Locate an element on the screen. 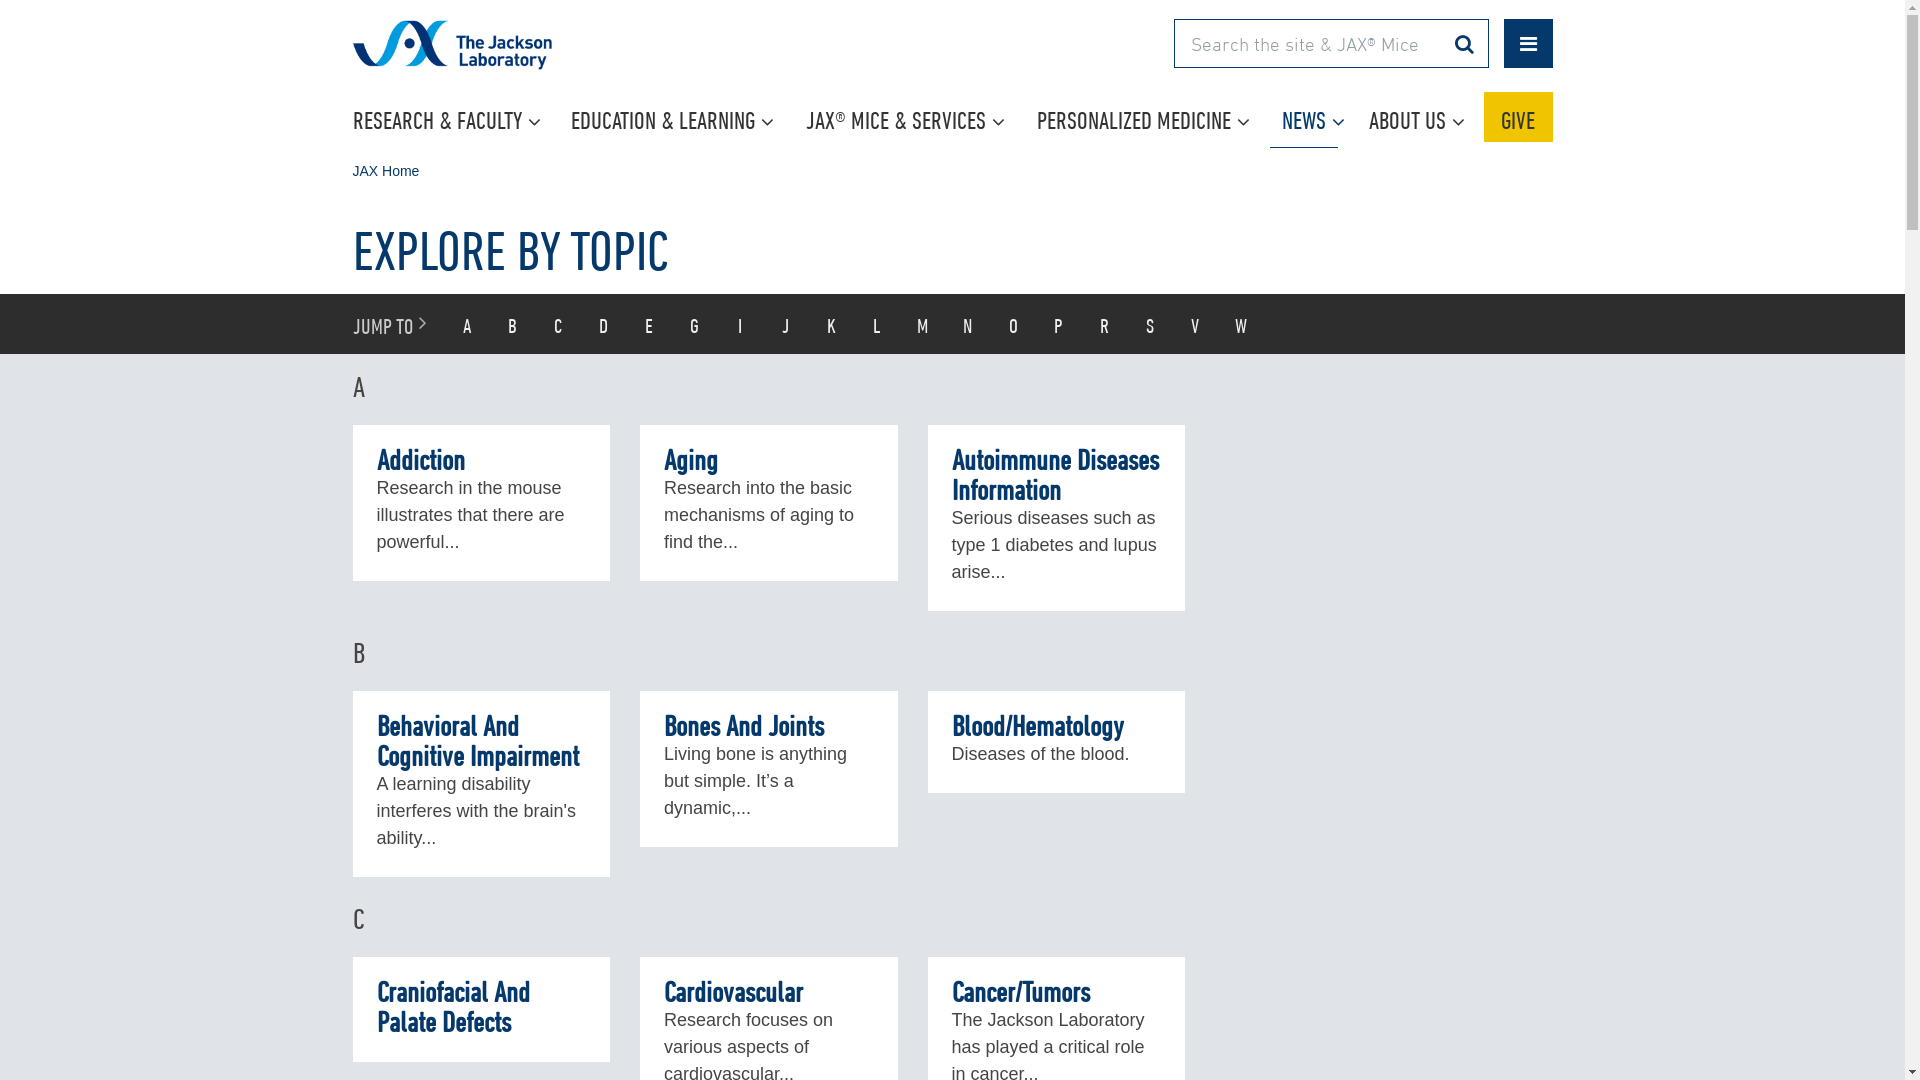 This screenshot has height=1080, width=1920. 'S' is located at coordinates (1127, 323).